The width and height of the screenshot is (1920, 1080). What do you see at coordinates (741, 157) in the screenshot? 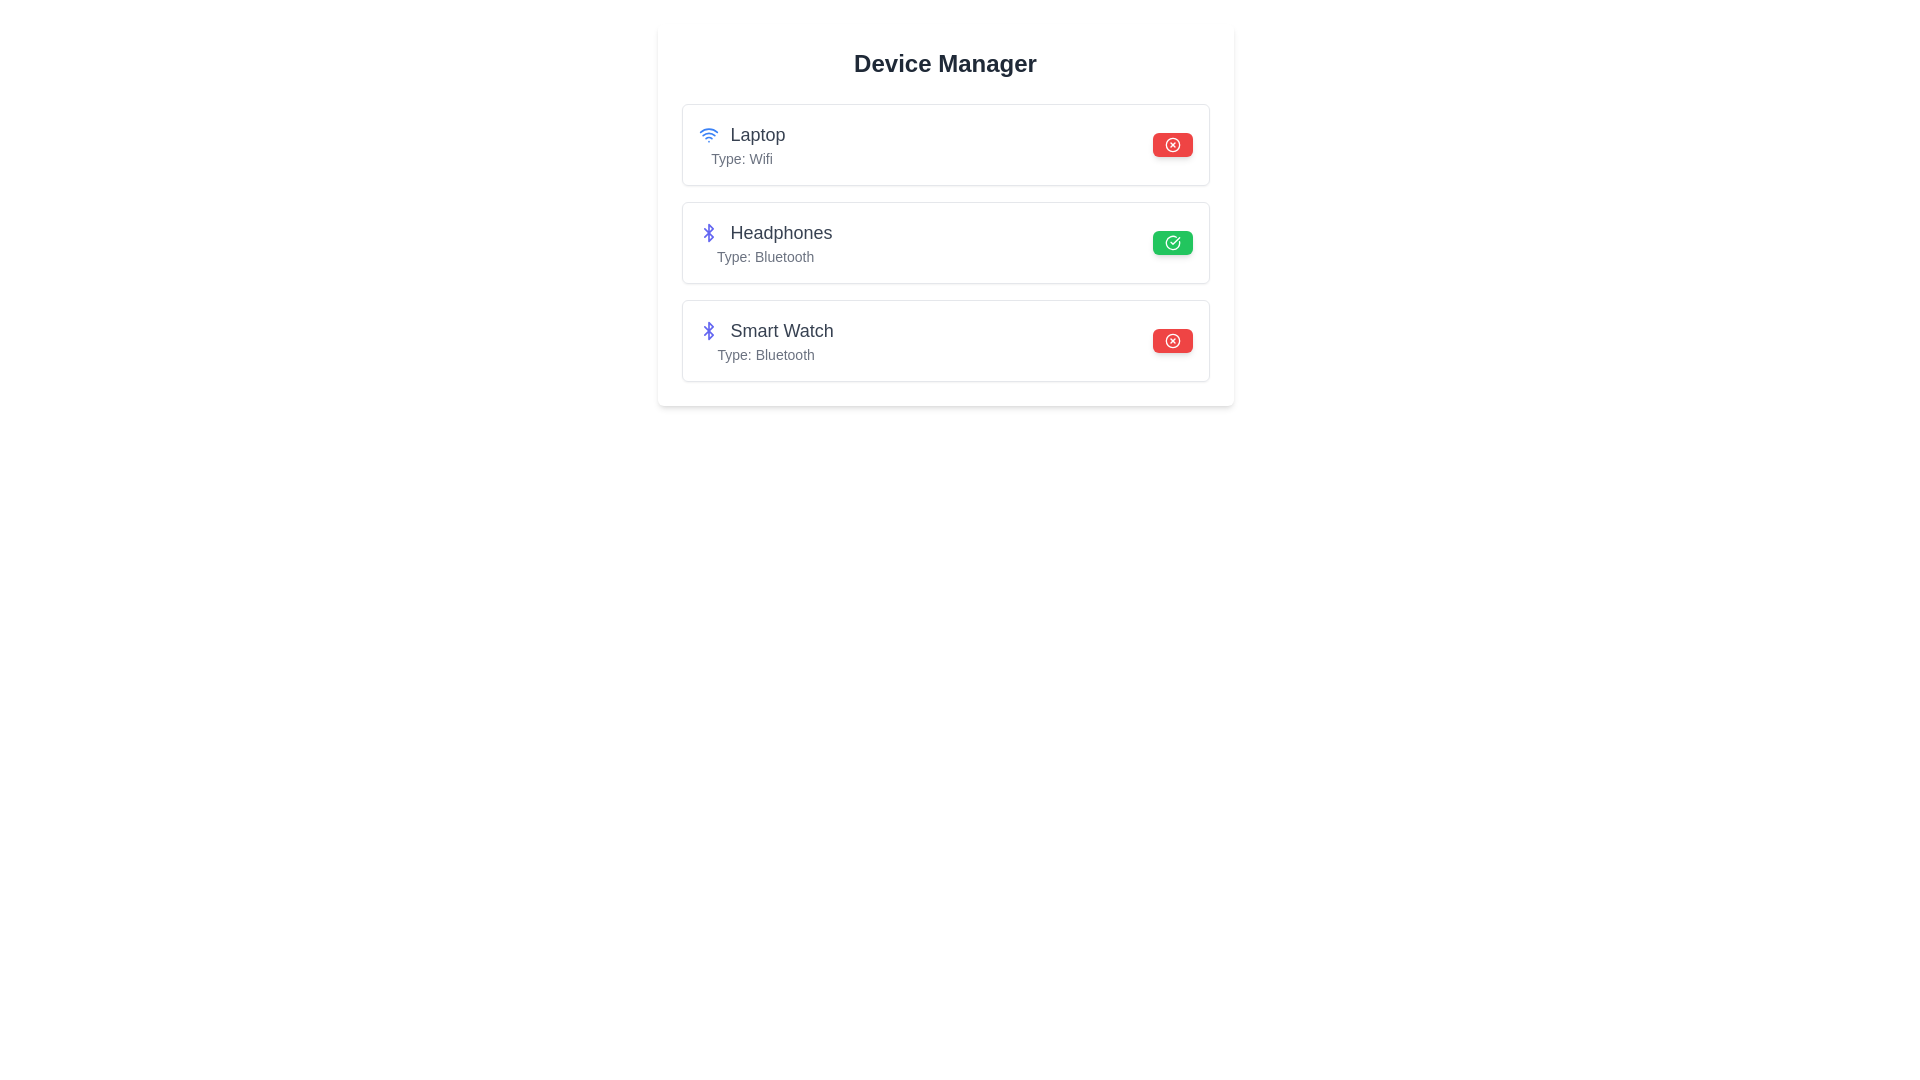
I see `text label that describes the device connectivity as 'Wifi', located under the title 'Laptop' in the first list item` at bounding box center [741, 157].